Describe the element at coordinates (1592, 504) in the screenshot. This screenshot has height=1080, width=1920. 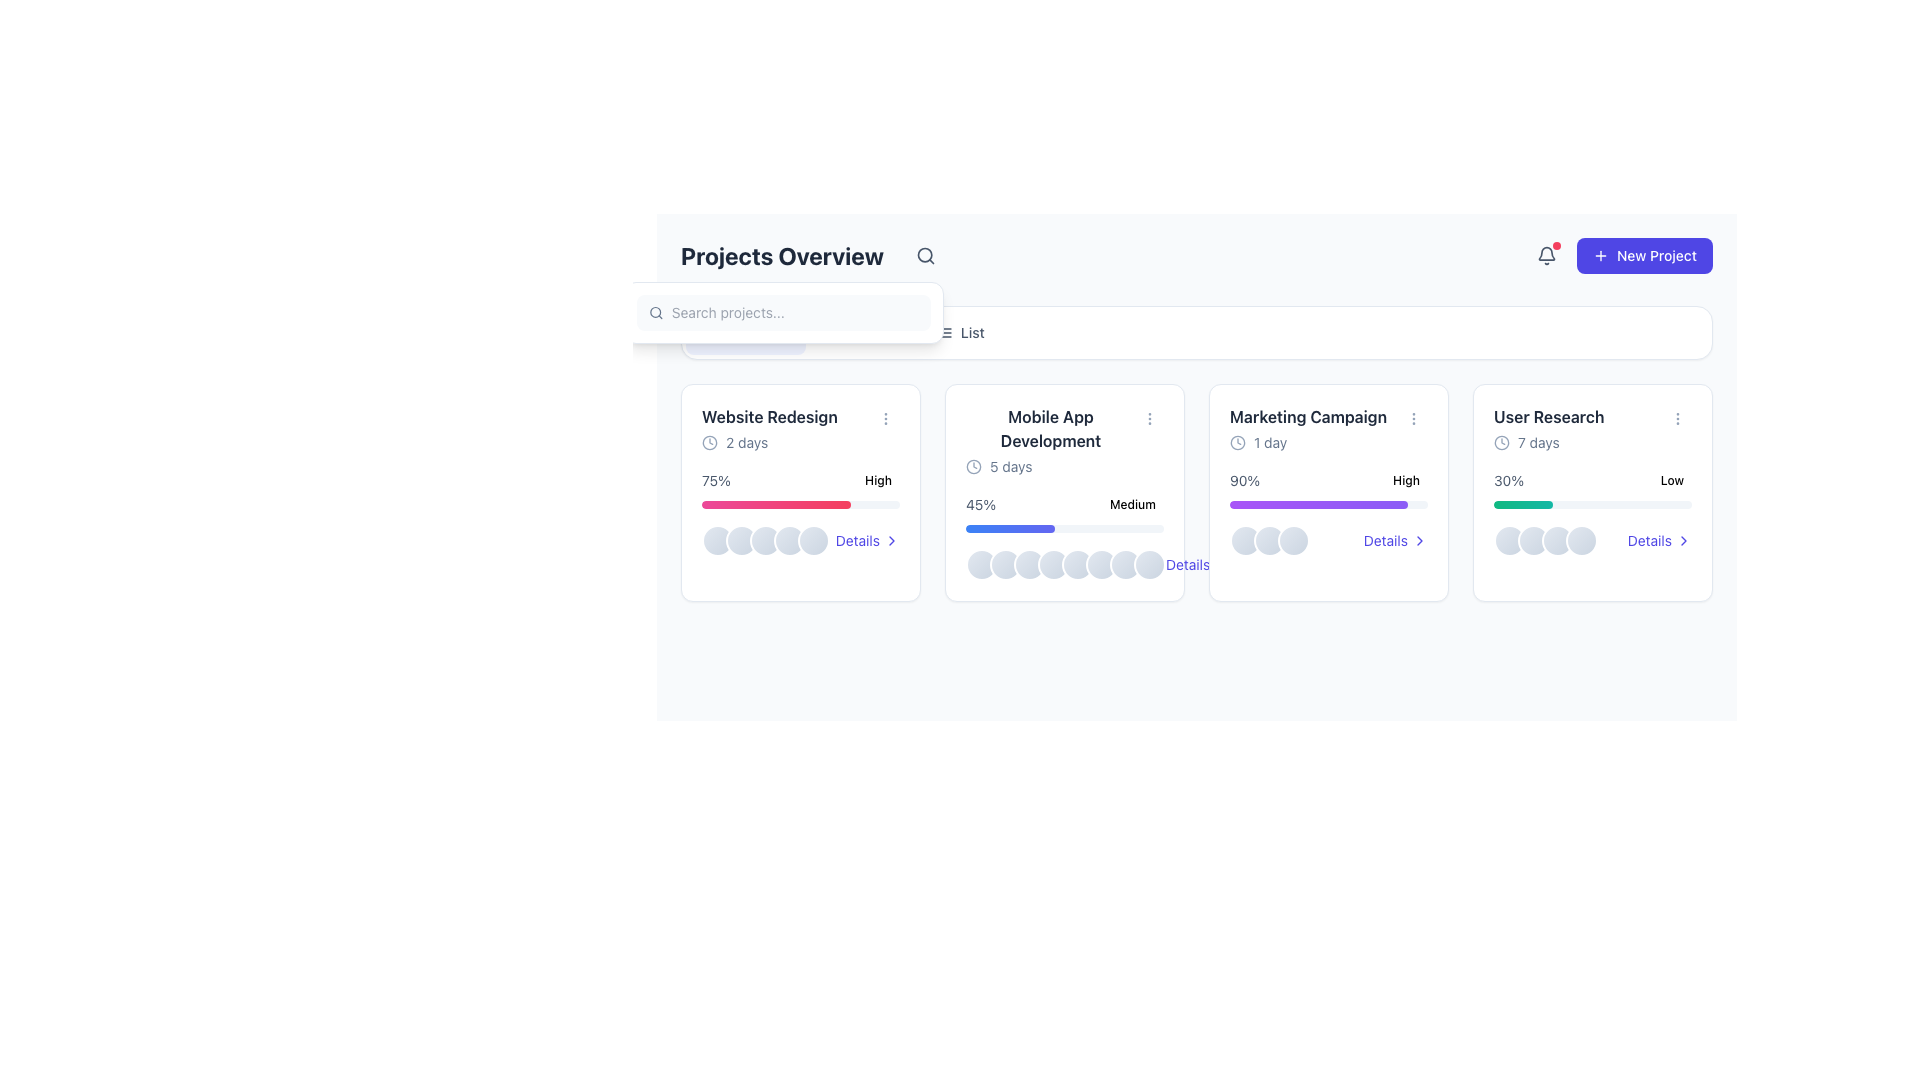
I see `the visual progress of the 'User Research' project represented by the Progress Bar, located in the bottom section of the interface, under the label '30%'` at that location.